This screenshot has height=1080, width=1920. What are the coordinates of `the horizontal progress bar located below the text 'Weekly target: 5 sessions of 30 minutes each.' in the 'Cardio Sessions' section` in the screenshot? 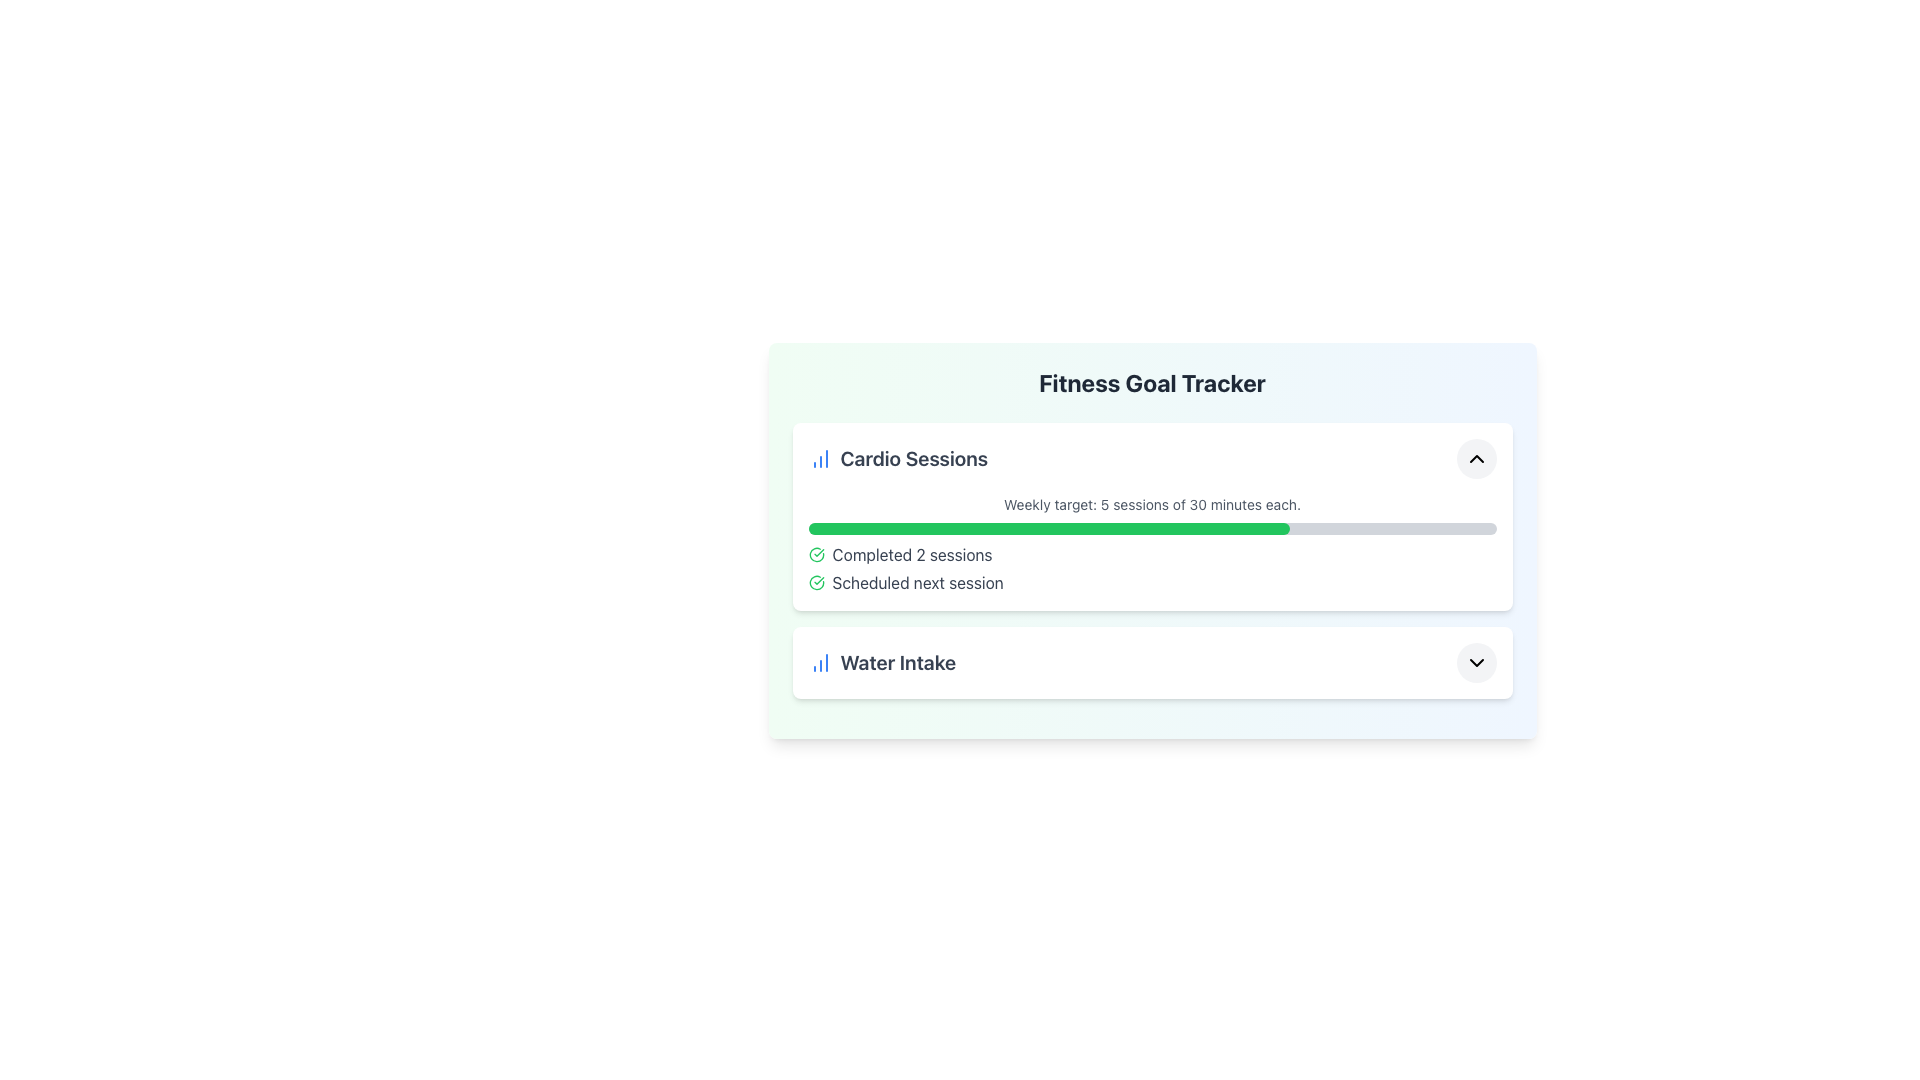 It's located at (1152, 527).